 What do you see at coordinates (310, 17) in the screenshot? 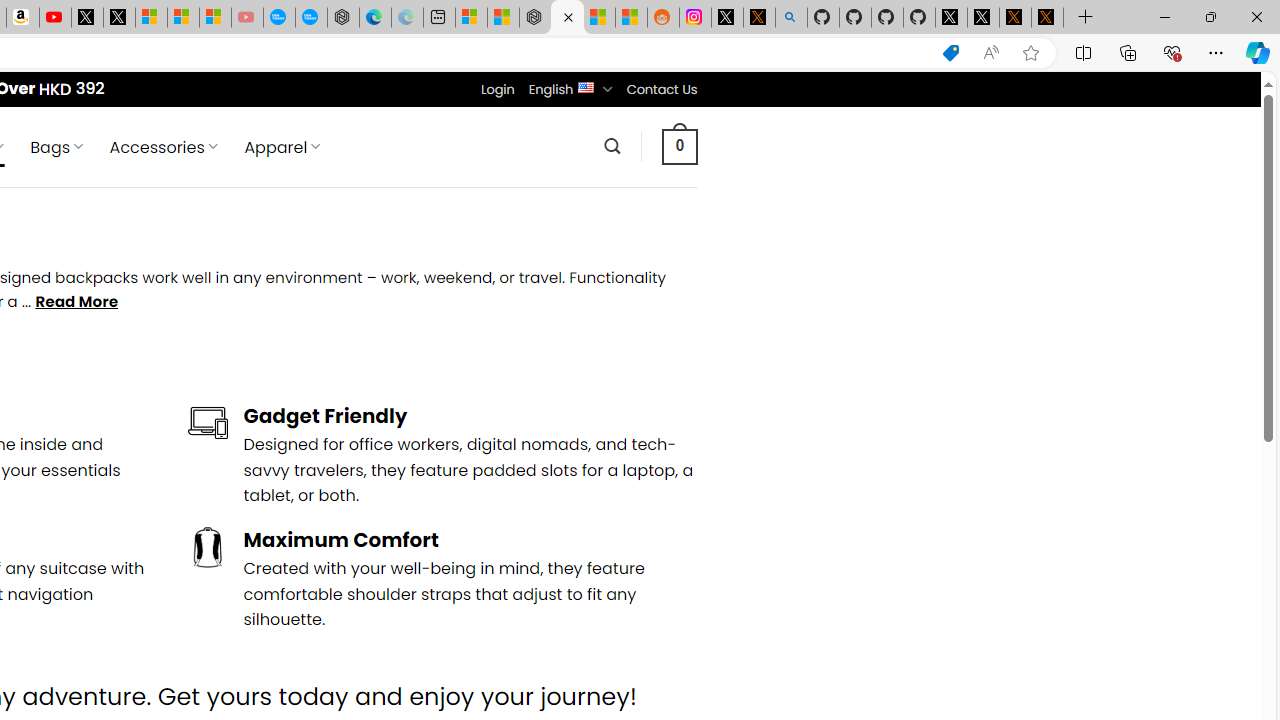
I see `'The most popular Google '` at bounding box center [310, 17].